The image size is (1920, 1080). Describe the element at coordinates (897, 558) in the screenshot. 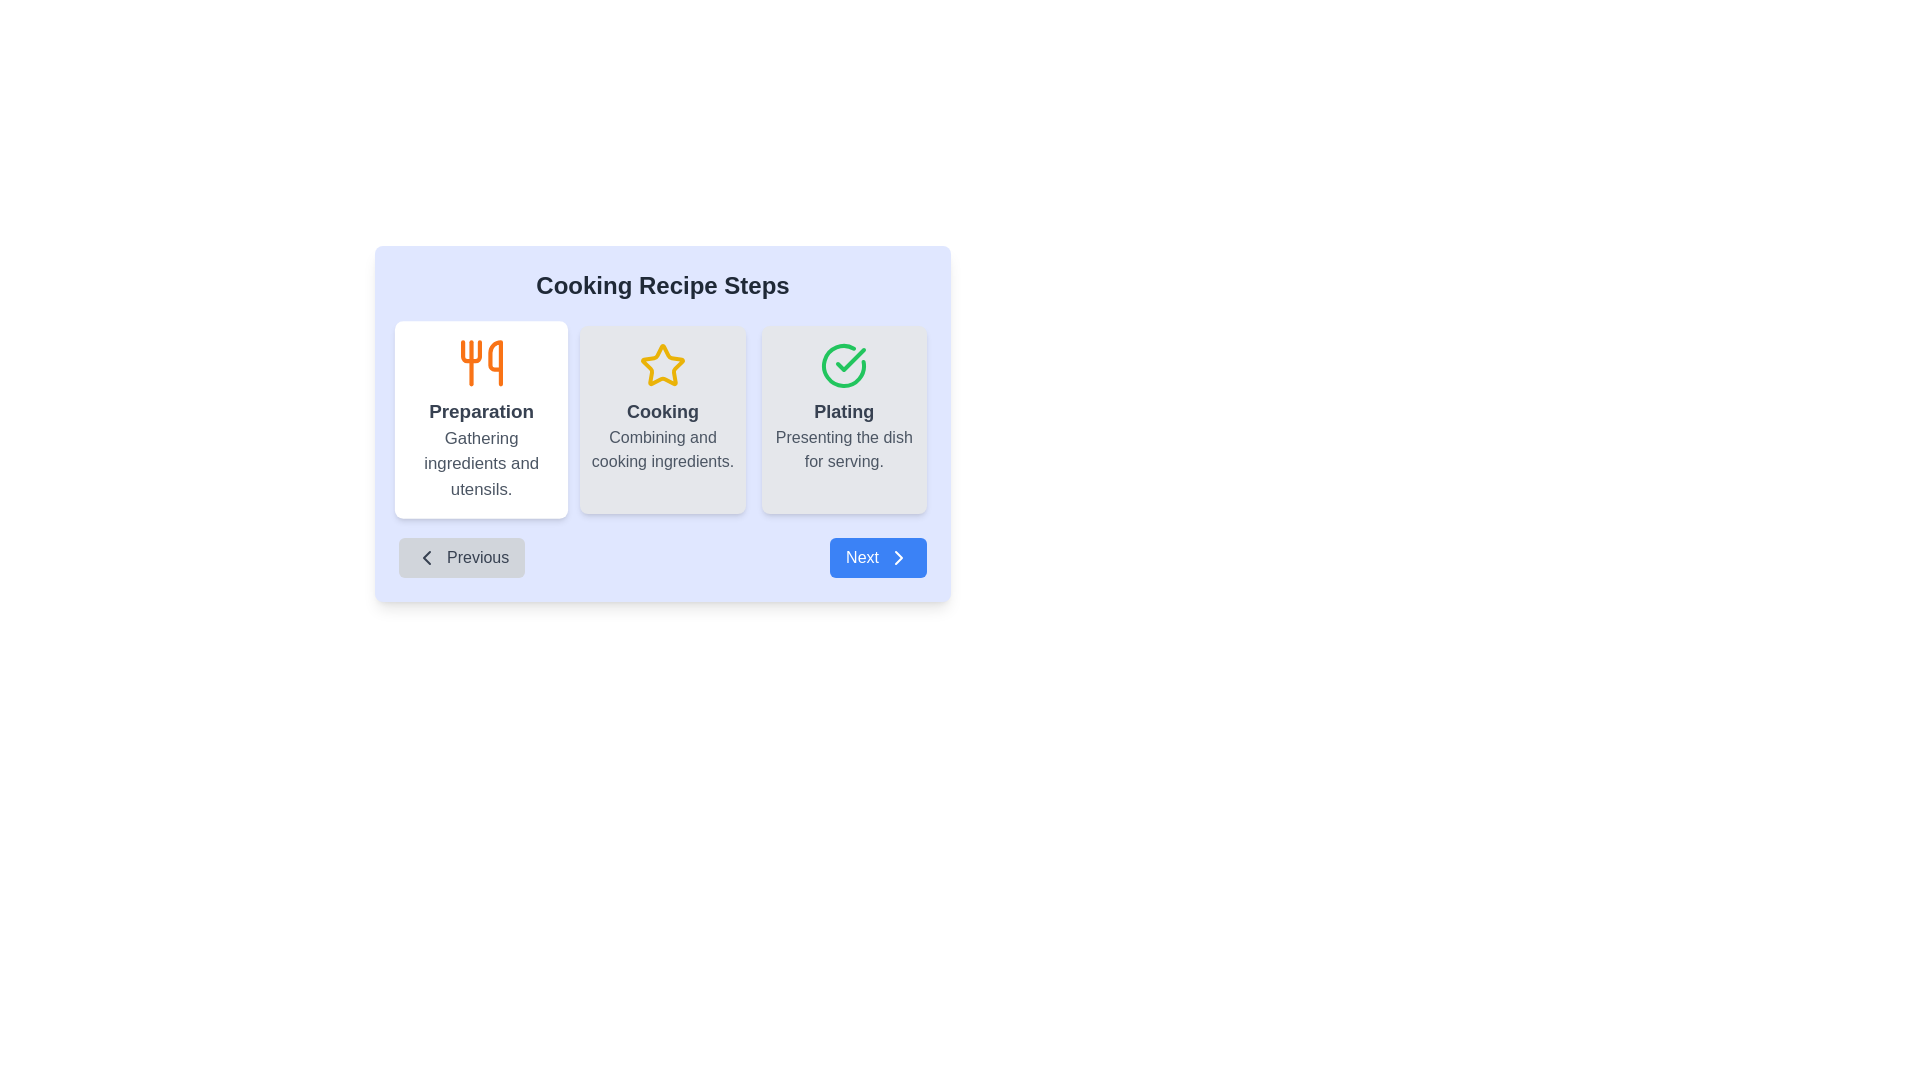

I see `the right-facing chevron icon on the blue background, which is part of the 'Next' button, to proceed to the next step in the Cooking Recipe Steps interface` at that location.